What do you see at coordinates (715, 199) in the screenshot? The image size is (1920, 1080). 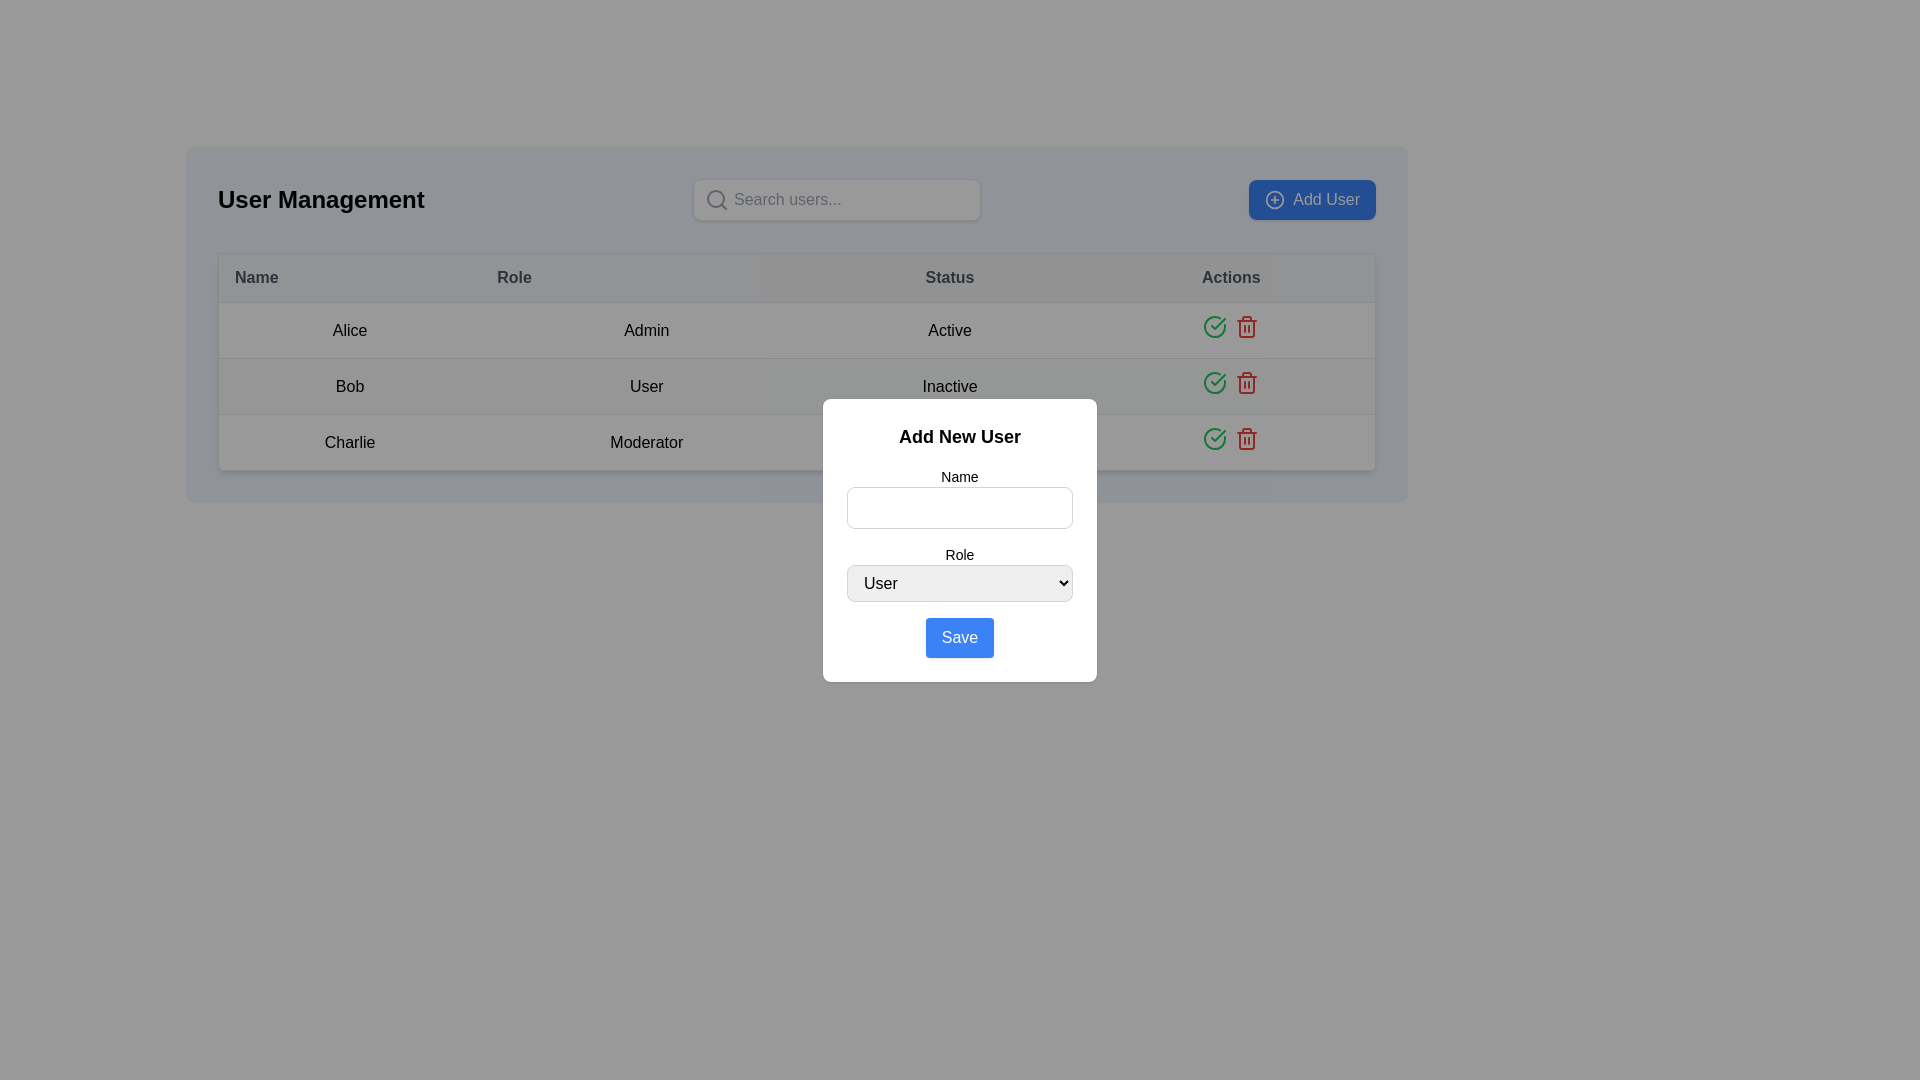 I see `the lens part of the magnifying glass icon, which symbolizes search functionality, located near the left edge of the search input bar in the user management section` at bounding box center [715, 199].